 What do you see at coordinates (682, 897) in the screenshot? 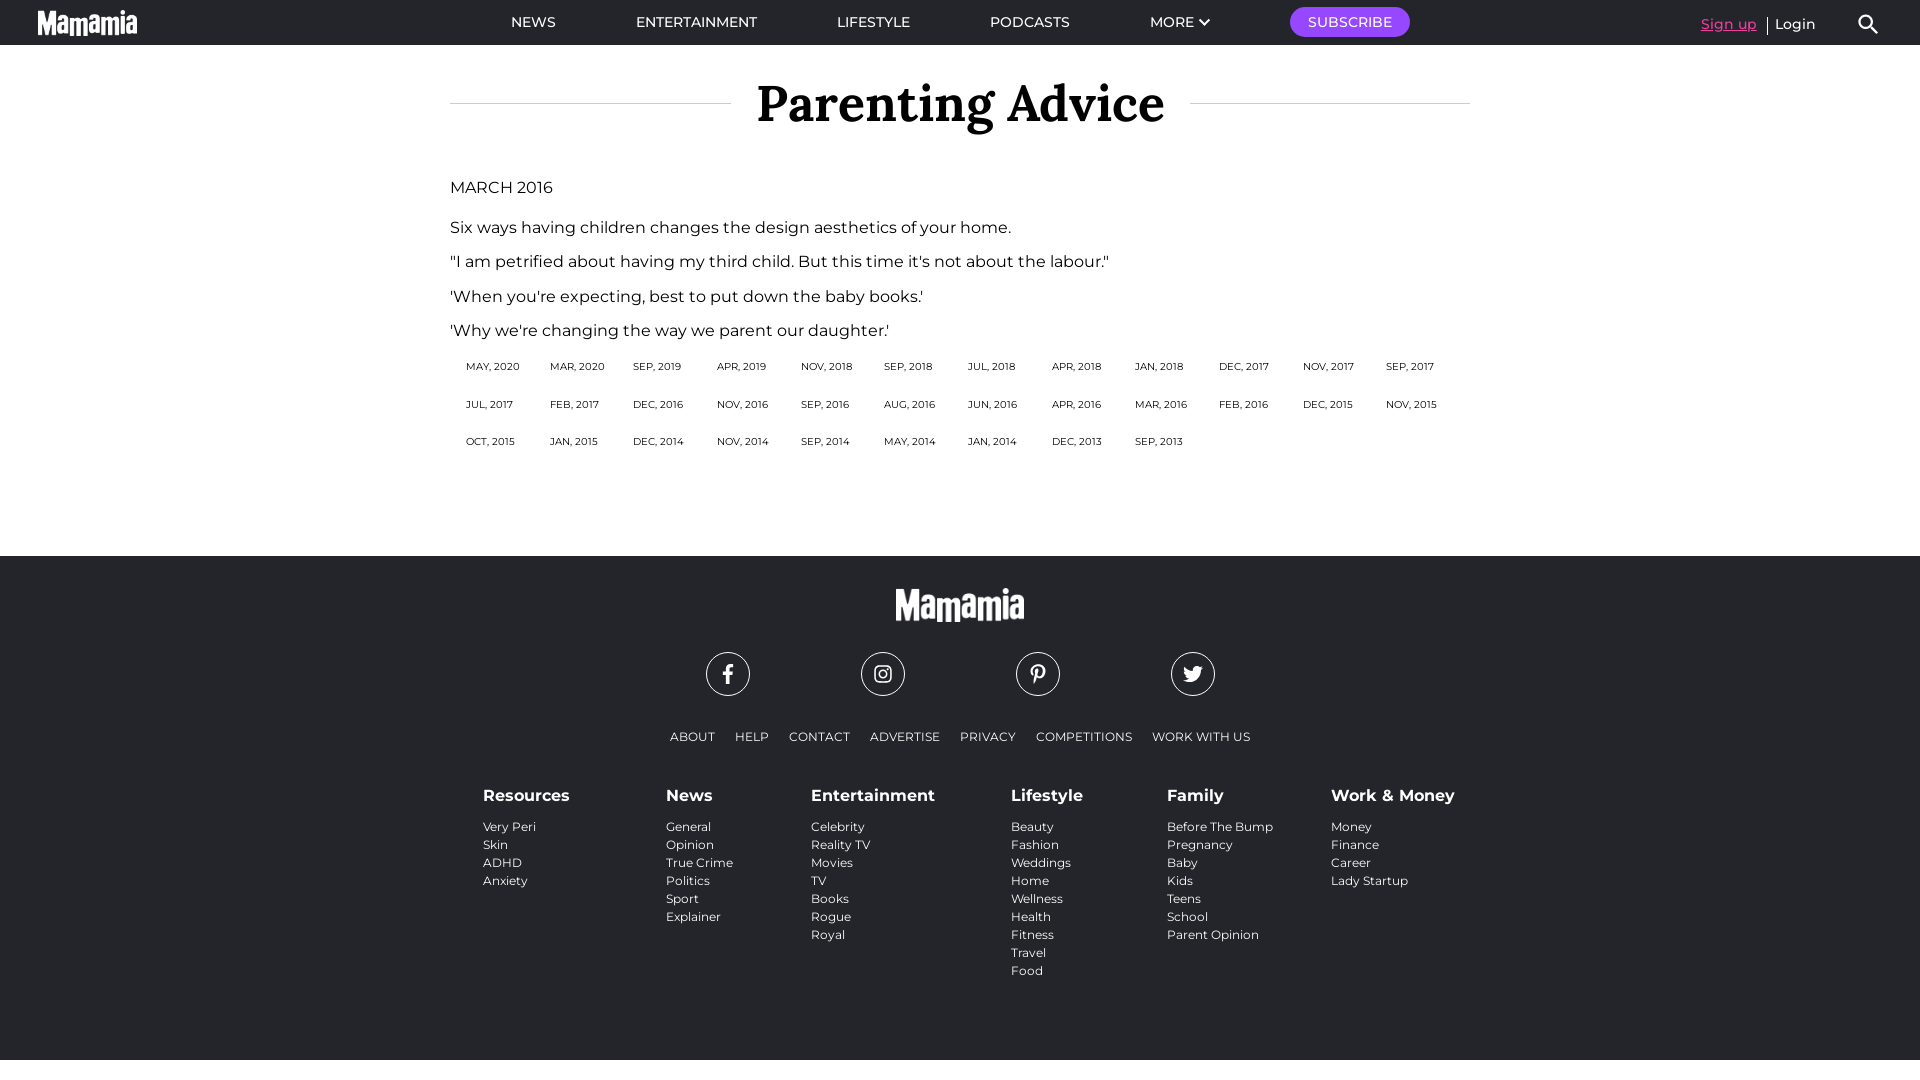
I see `'Sport'` at bounding box center [682, 897].